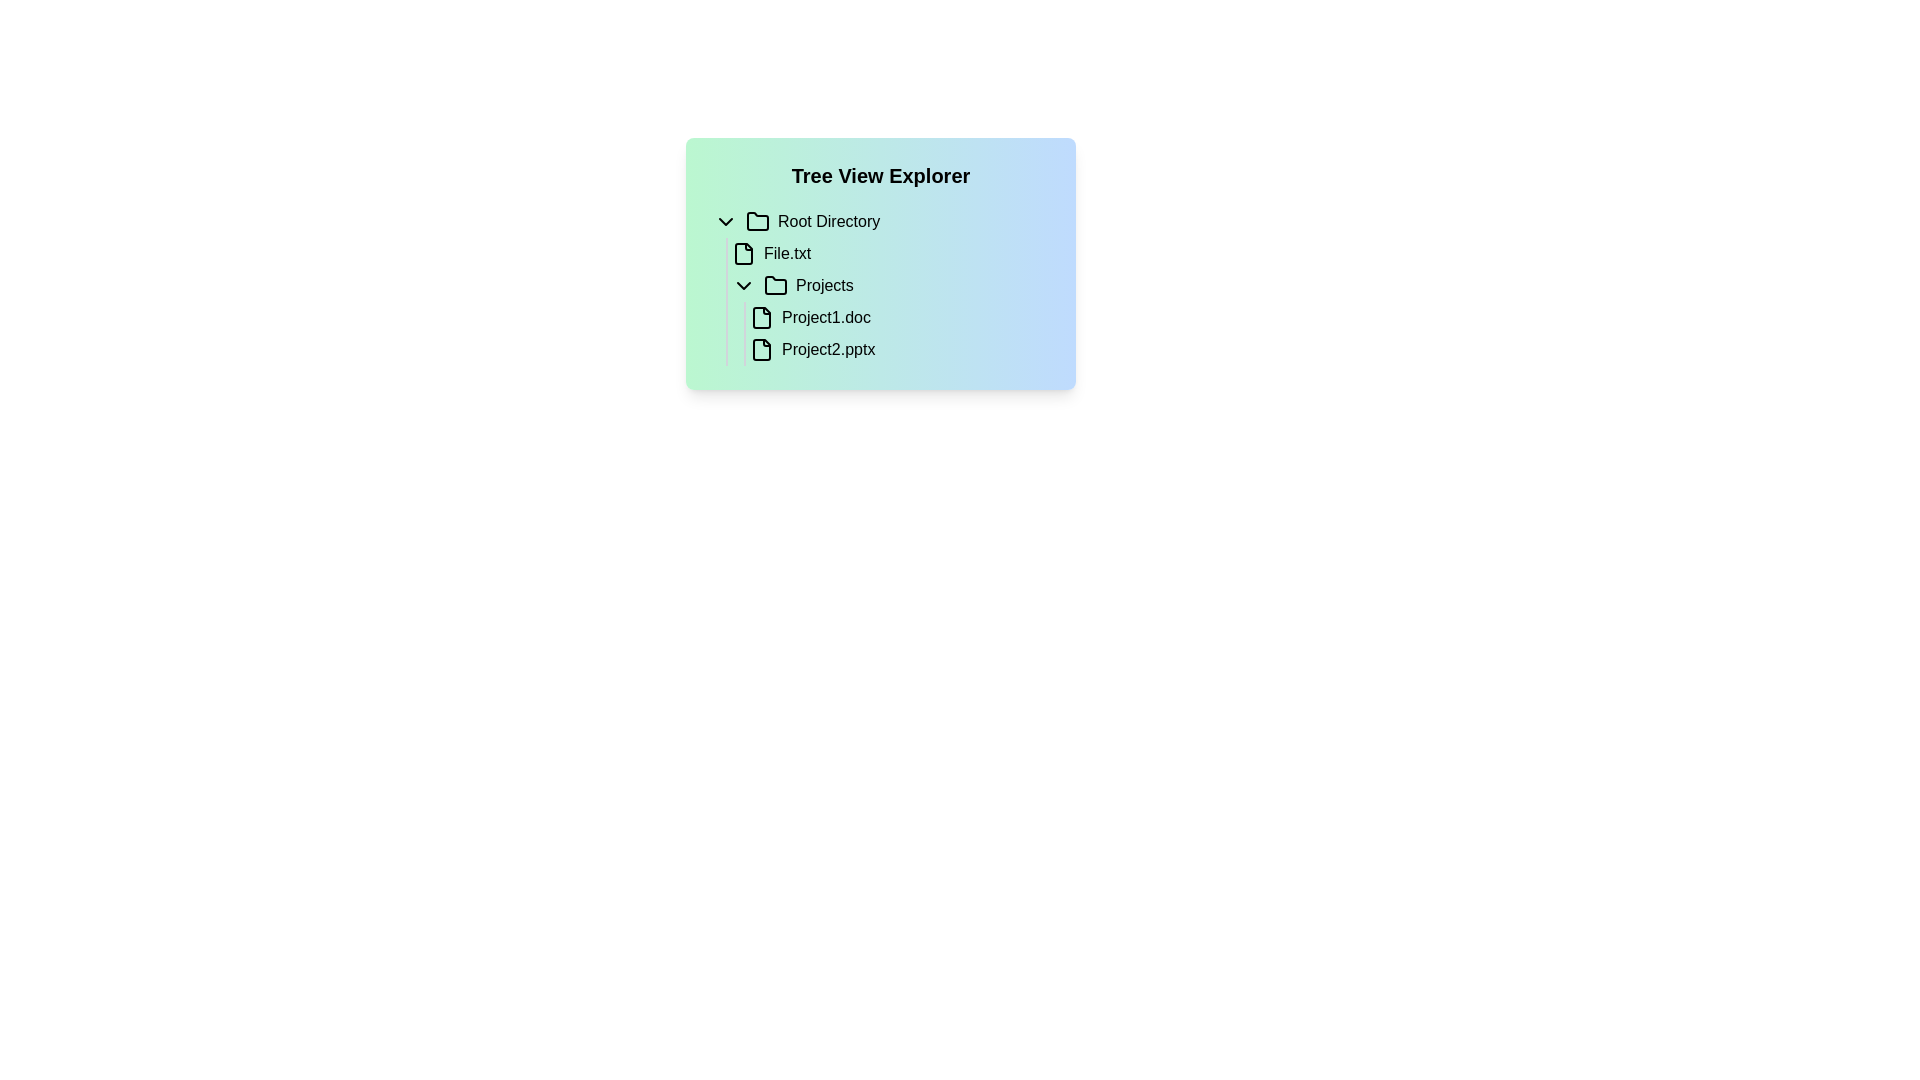 The height and width of the screenshot is (1080, 1920). I want to click on the folder icon representing the 'Projects' directory, so click(775, 285).